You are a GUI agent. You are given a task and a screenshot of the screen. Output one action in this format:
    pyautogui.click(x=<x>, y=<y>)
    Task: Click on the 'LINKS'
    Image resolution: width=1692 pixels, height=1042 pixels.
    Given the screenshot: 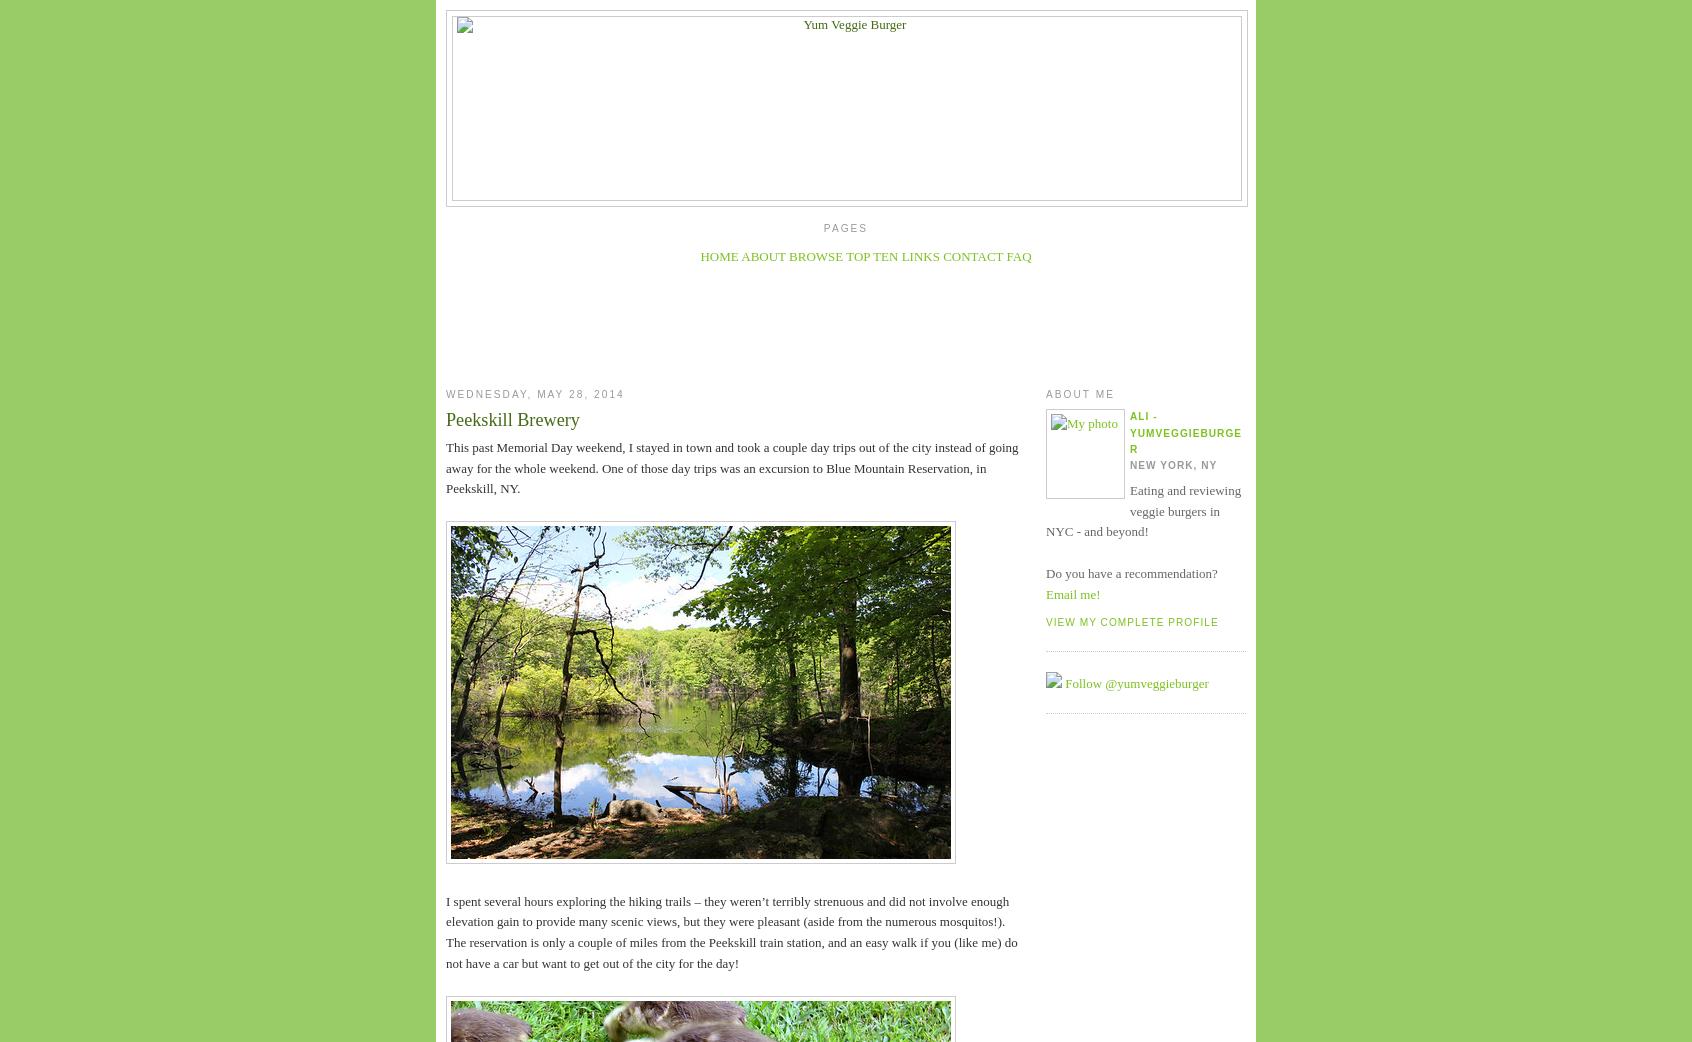 What is the action you would take?
    pyautogui.click(x=919, y=255)
    